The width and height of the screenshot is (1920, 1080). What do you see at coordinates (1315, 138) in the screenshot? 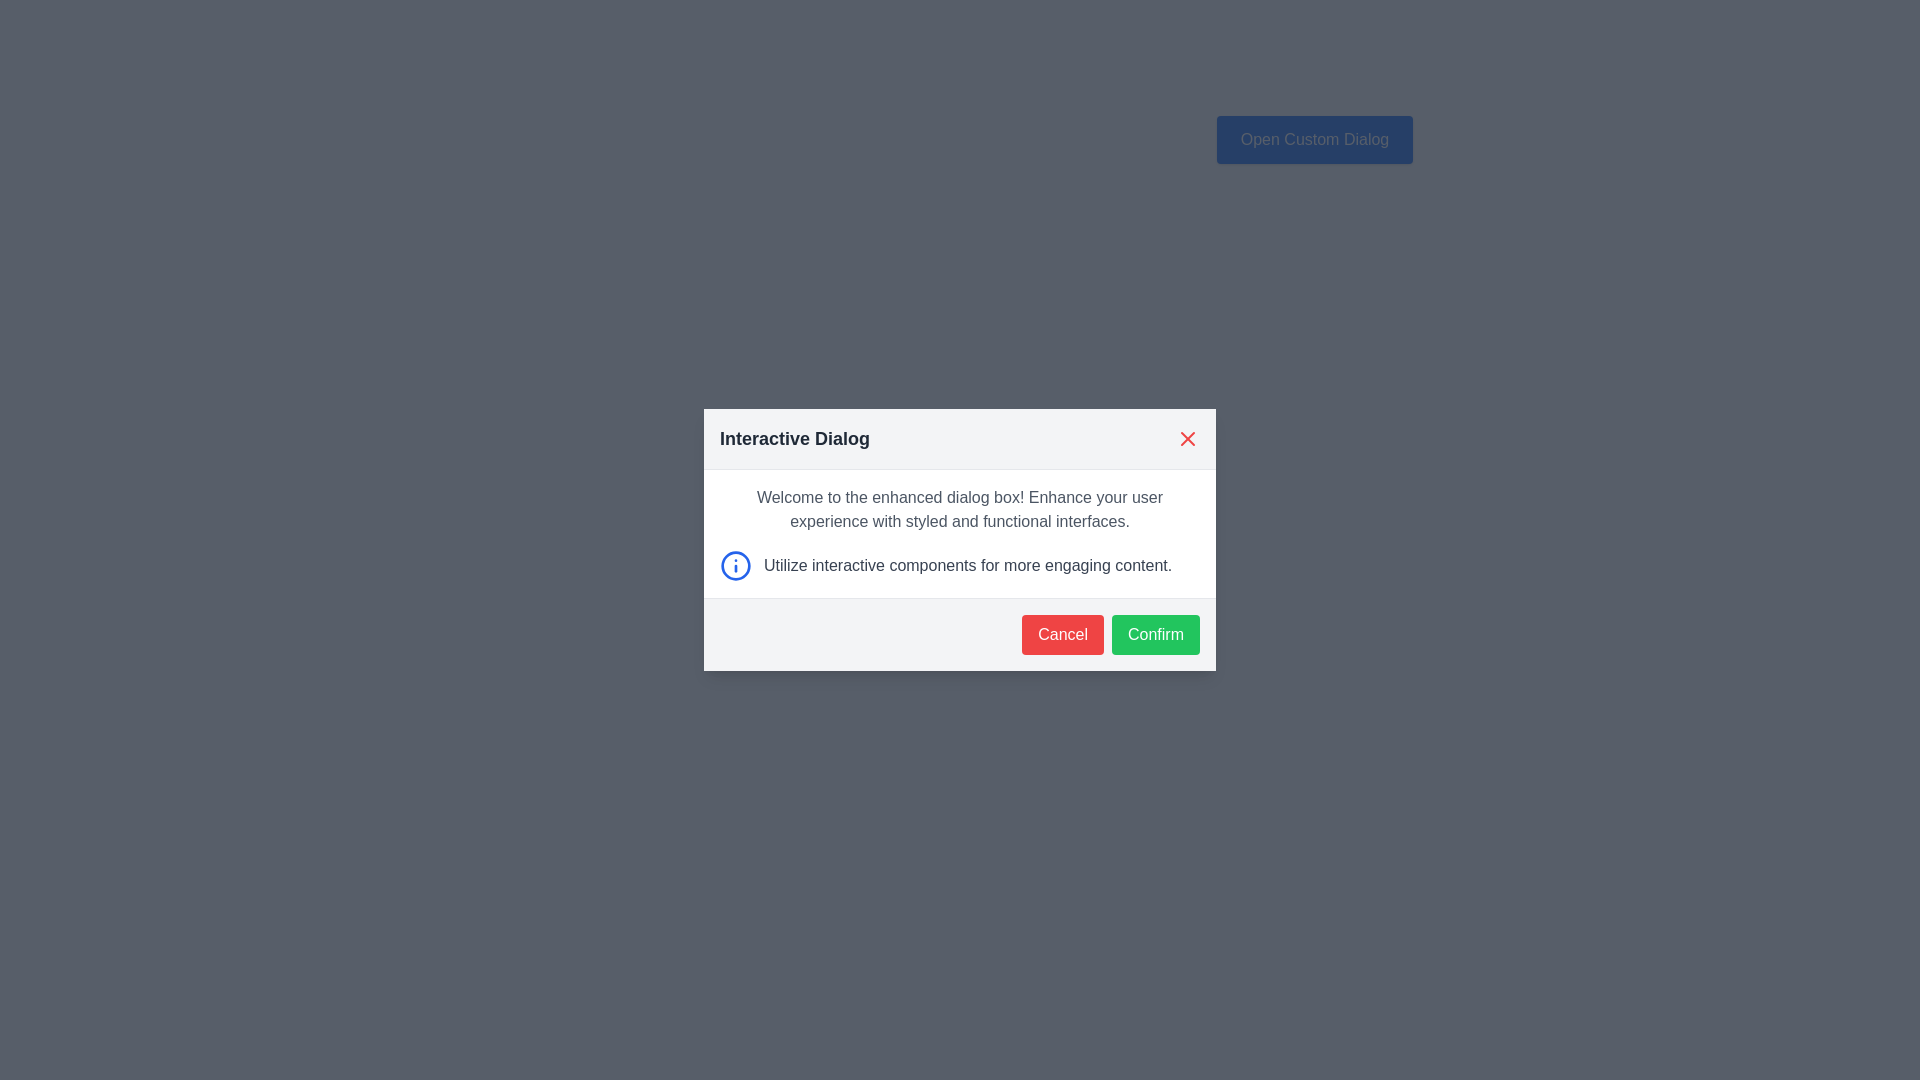
I see `the rectangular button with a blue background and white text that reads 'Open Custom Dialog'` at bounding box center [1315, 138].